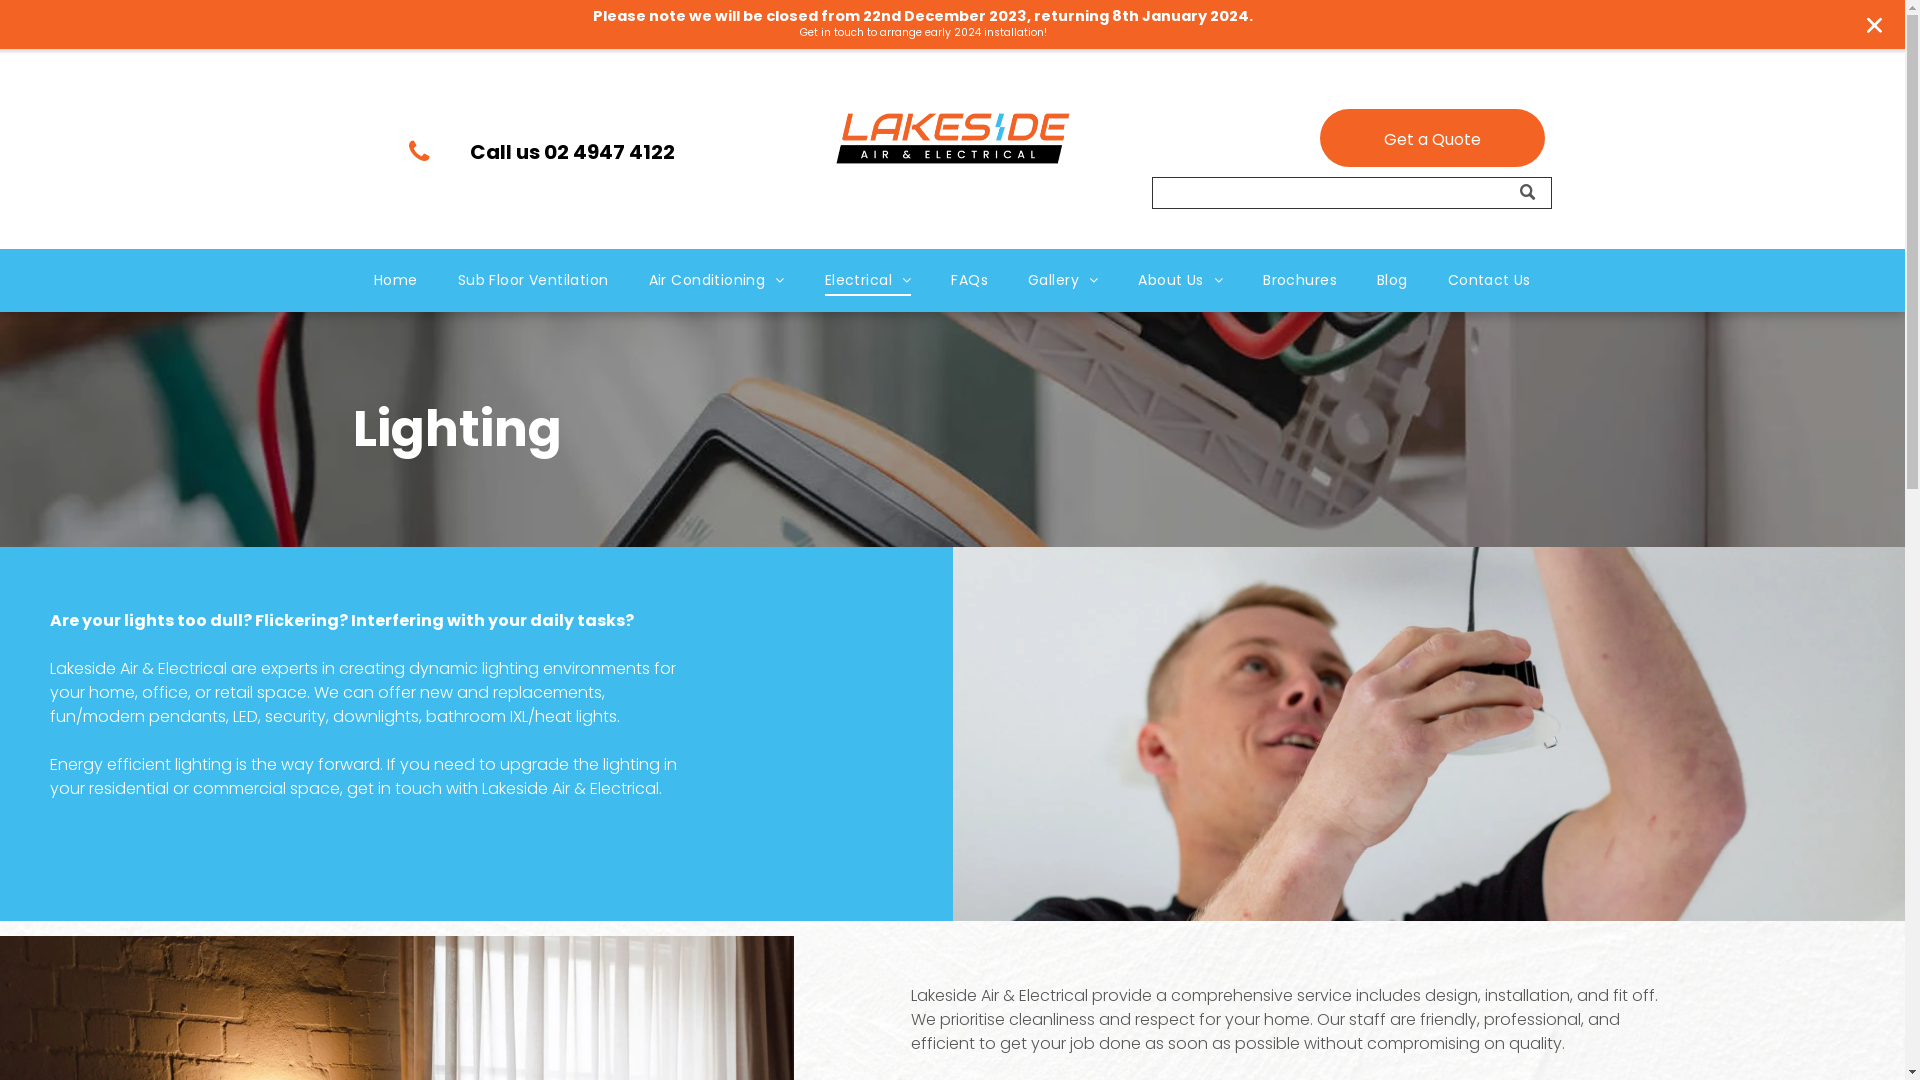 This screenshot has width=1920, height=1080. What do you see at coordinates (969, 280) in the screenshot?
I see `'FAQs'` at bounding box center [969, 280].